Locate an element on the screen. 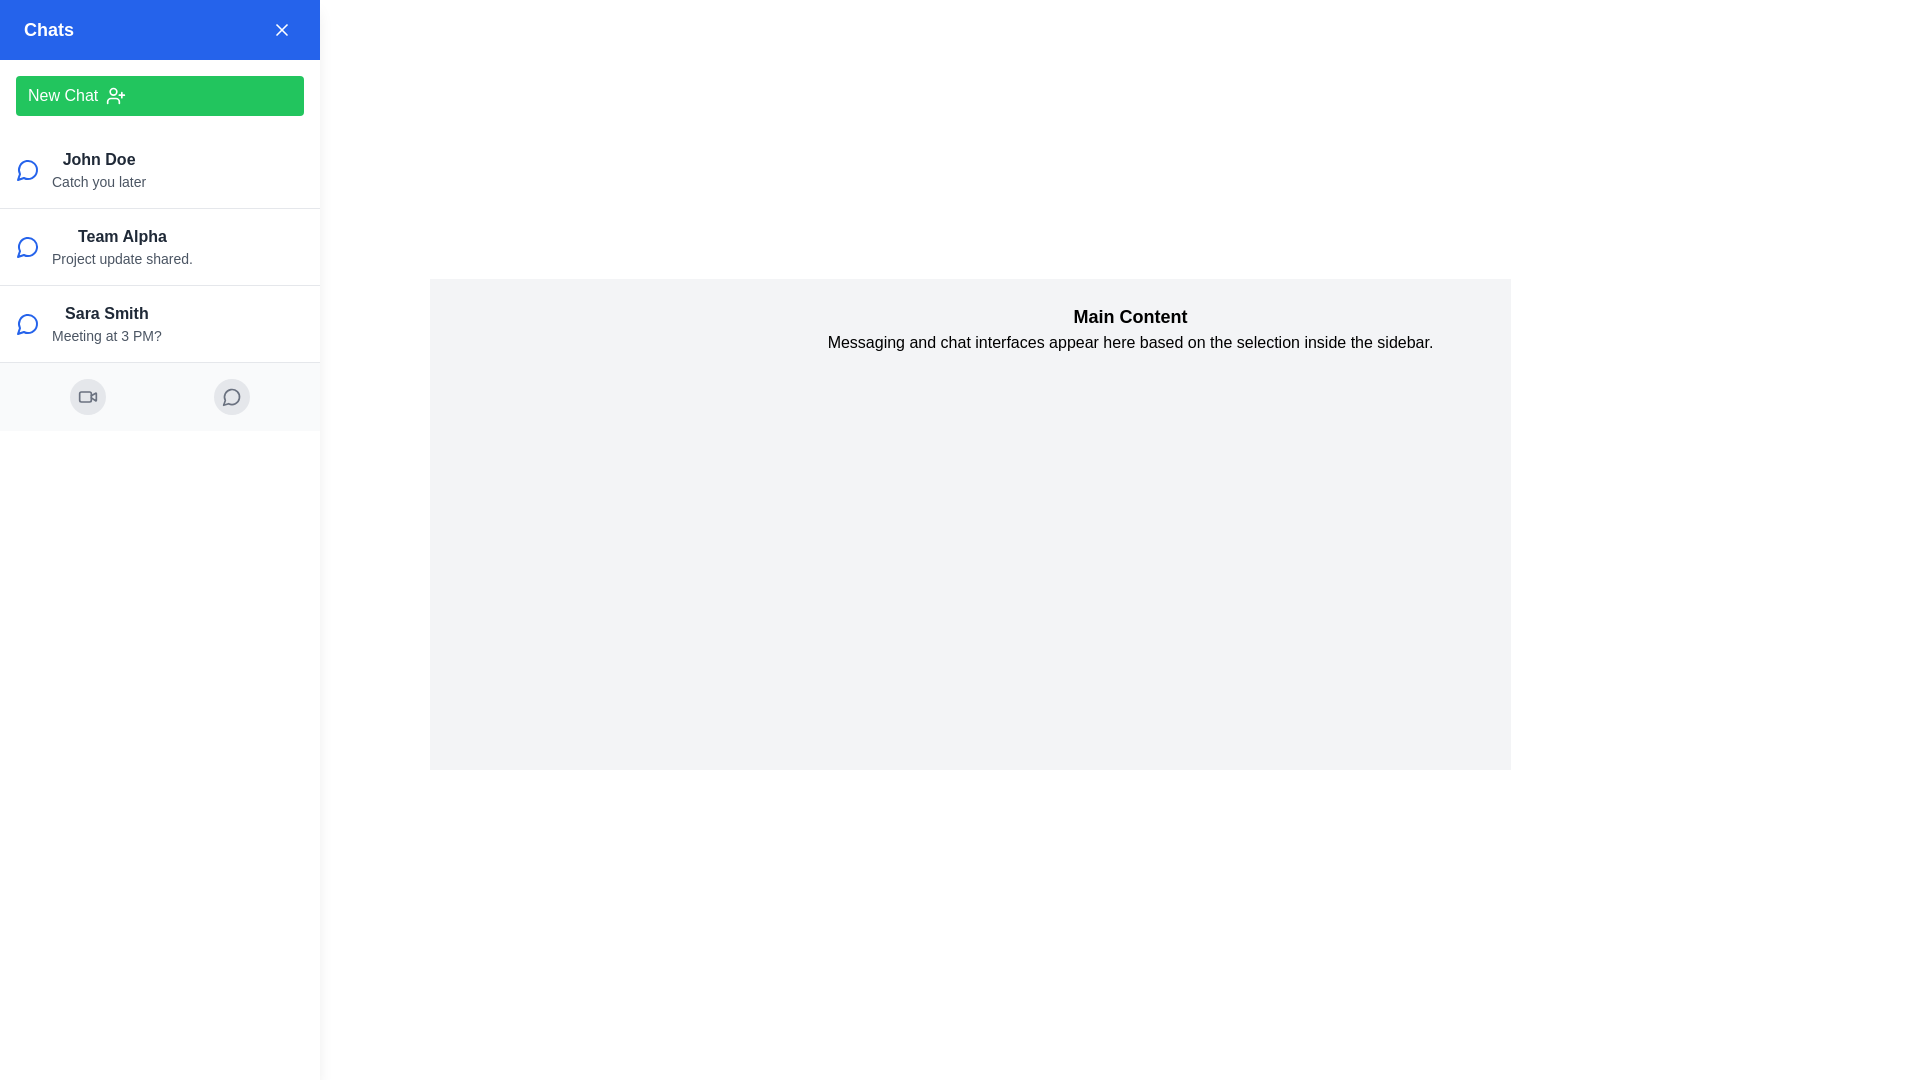 This screenshot has width=1920, height=1080. the chat icon for 'Team Alpha' located in the top-left corner of the sidebar to initiate an action related to the chat is located at coordinates (28, 245).